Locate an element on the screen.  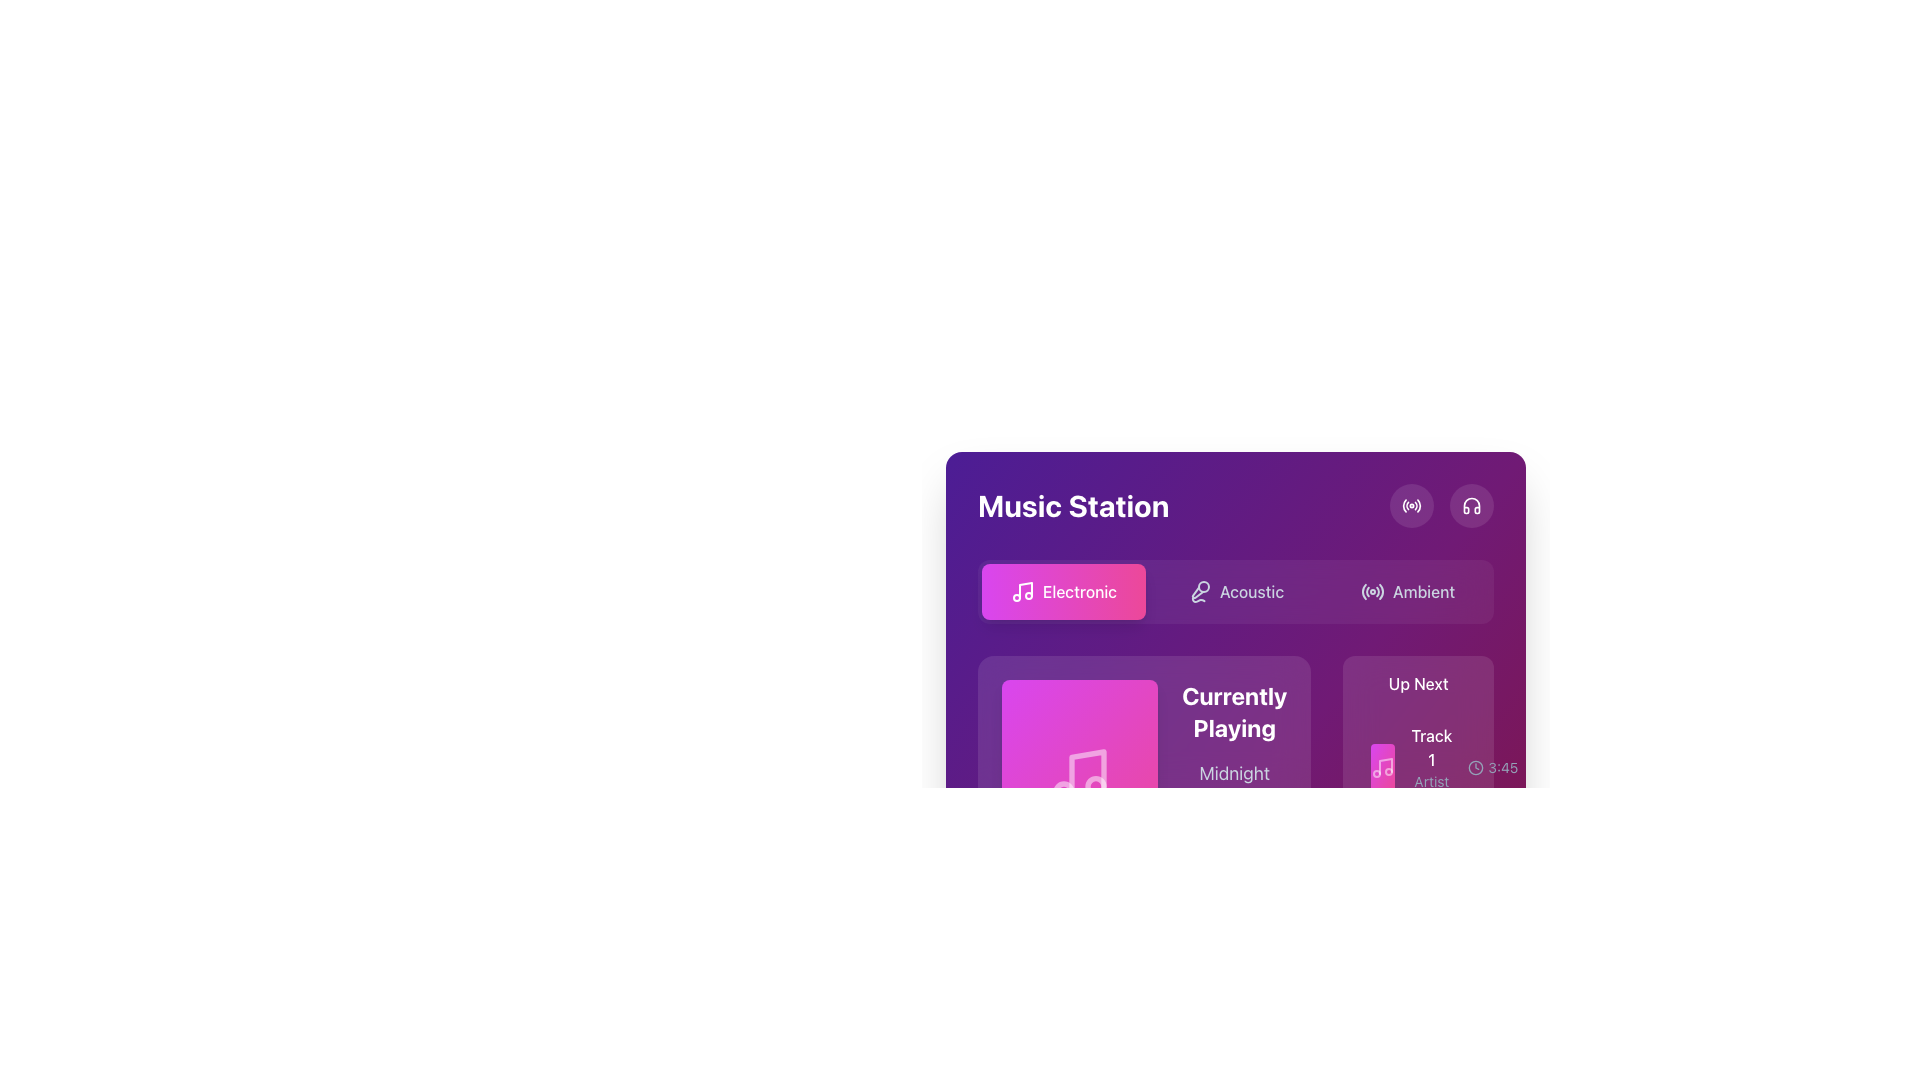
the 'Acoustic' button located centrally in the row of buttons under the 'Music Station' header is located at coordinates (1235, 590).